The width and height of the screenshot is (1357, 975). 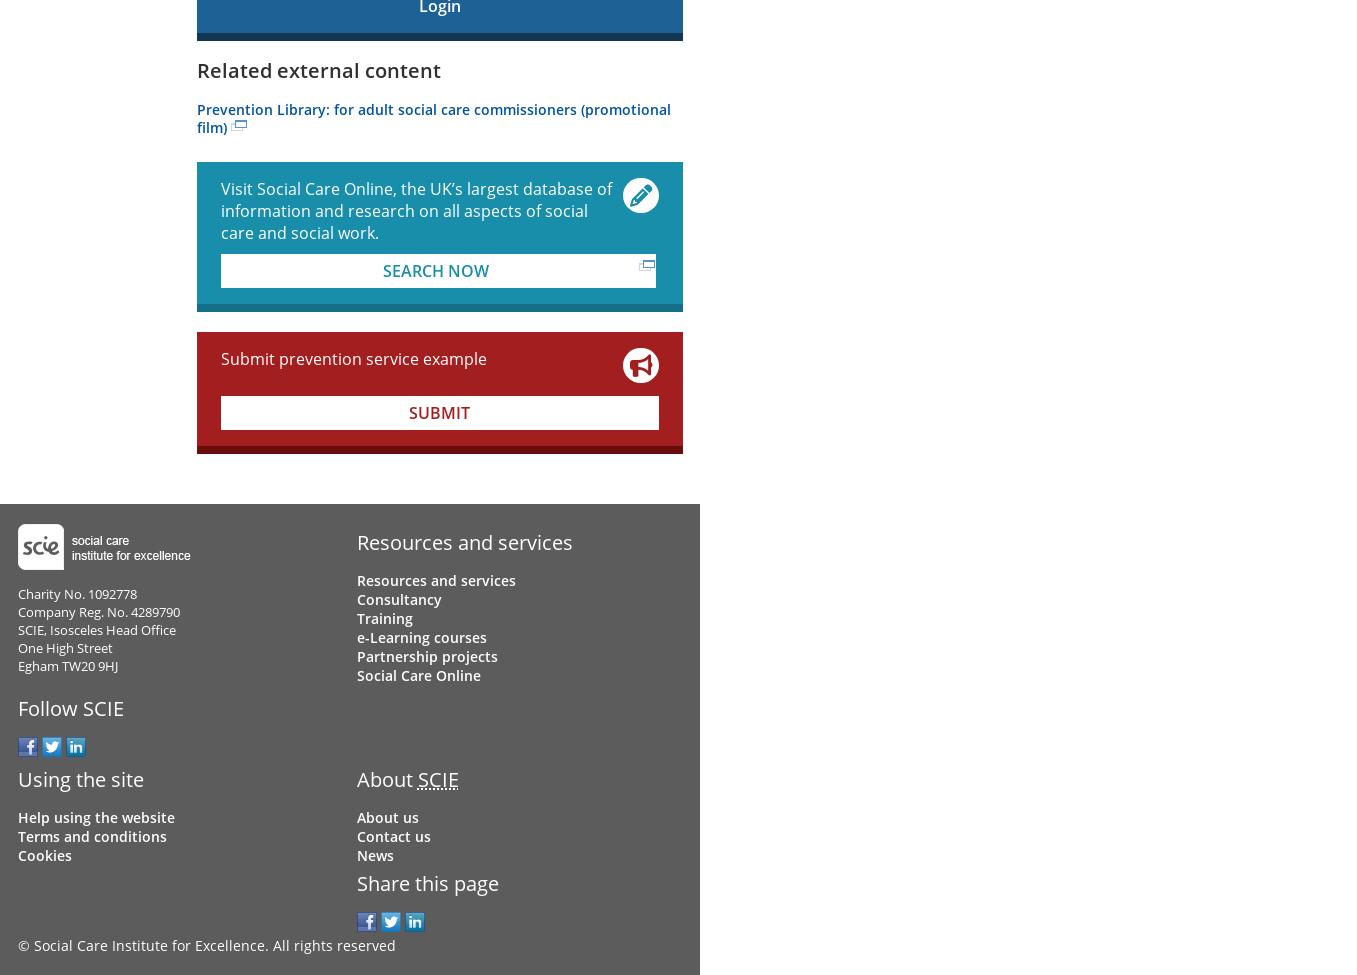 I want to click on 'Contact us', so click(x=354, y=836).